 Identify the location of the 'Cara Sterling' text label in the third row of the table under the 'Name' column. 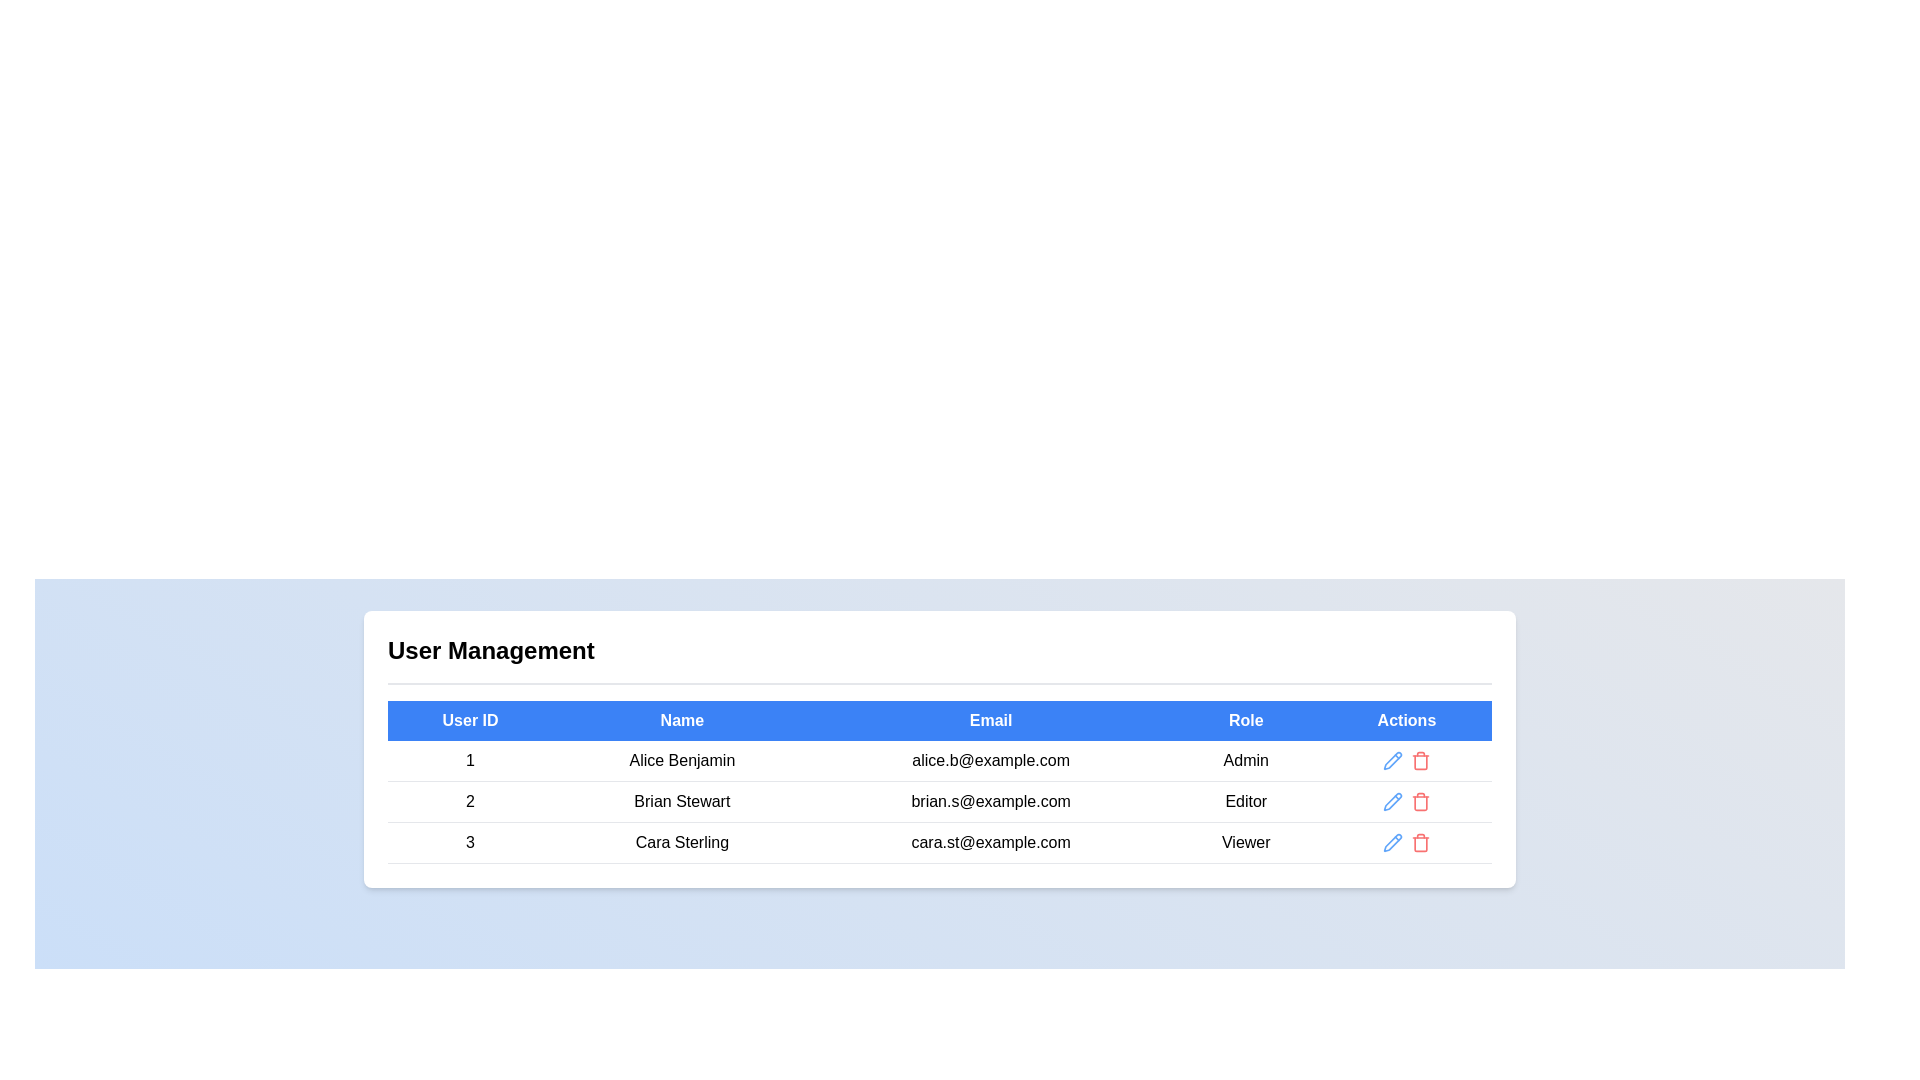
(682, 843).